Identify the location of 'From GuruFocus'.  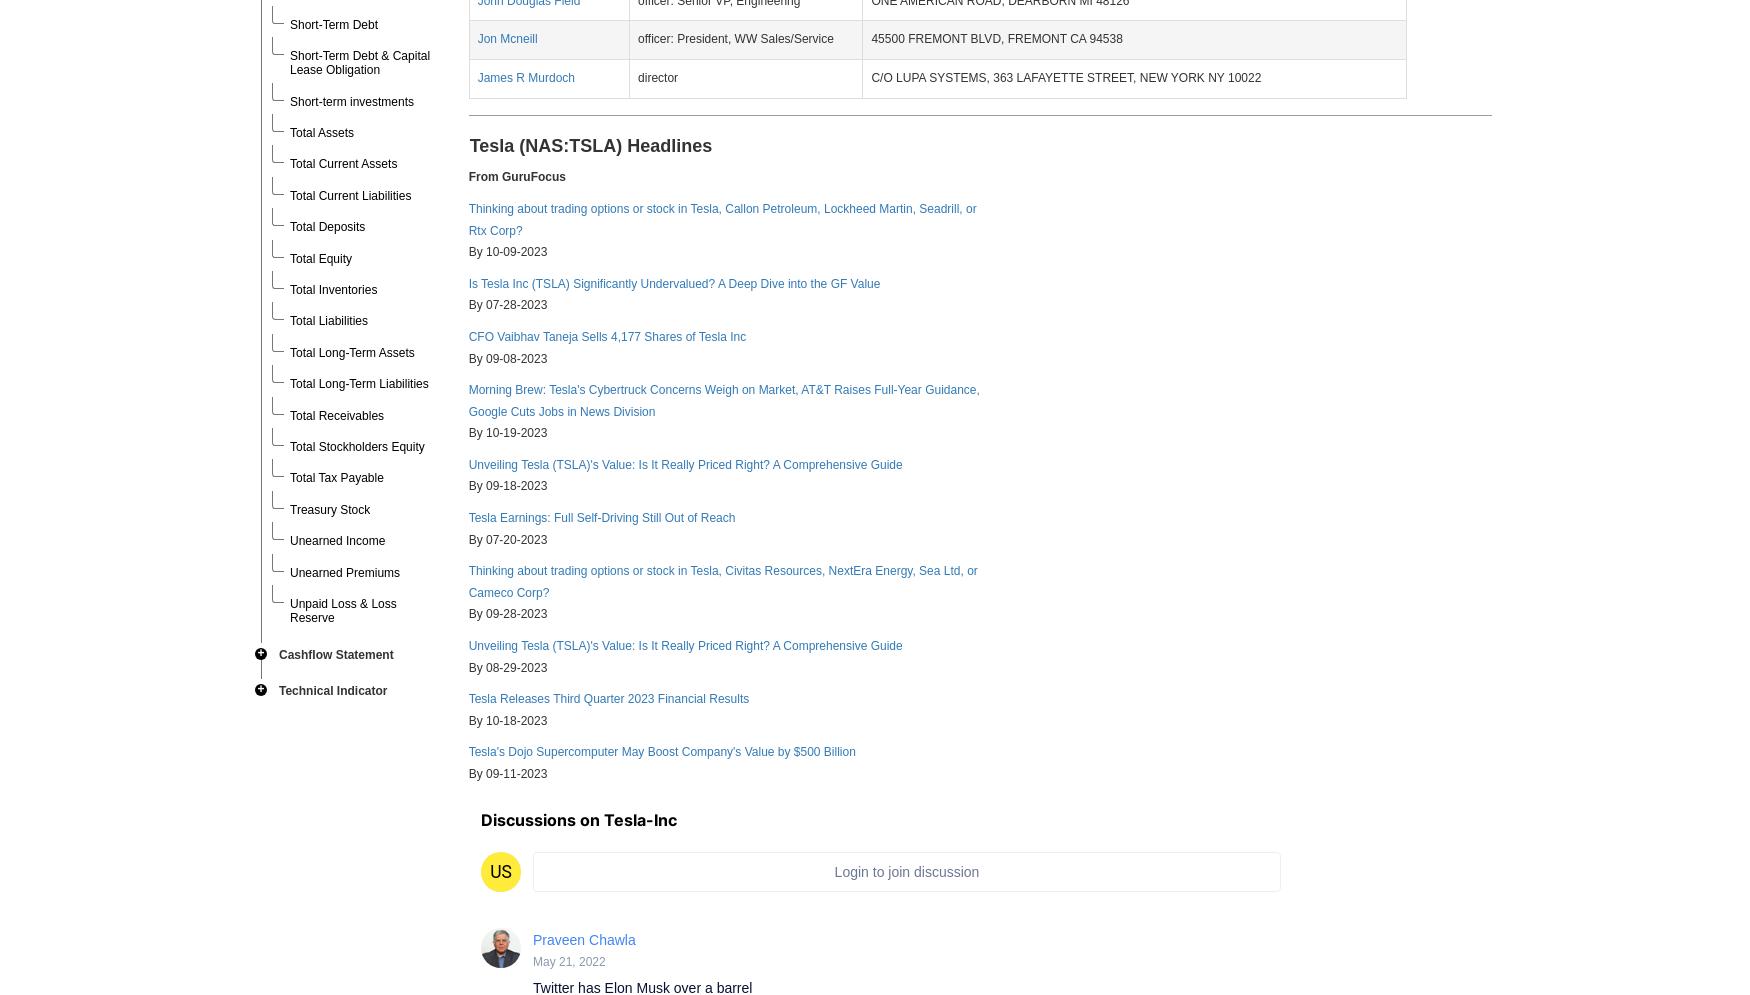
(467, 177).